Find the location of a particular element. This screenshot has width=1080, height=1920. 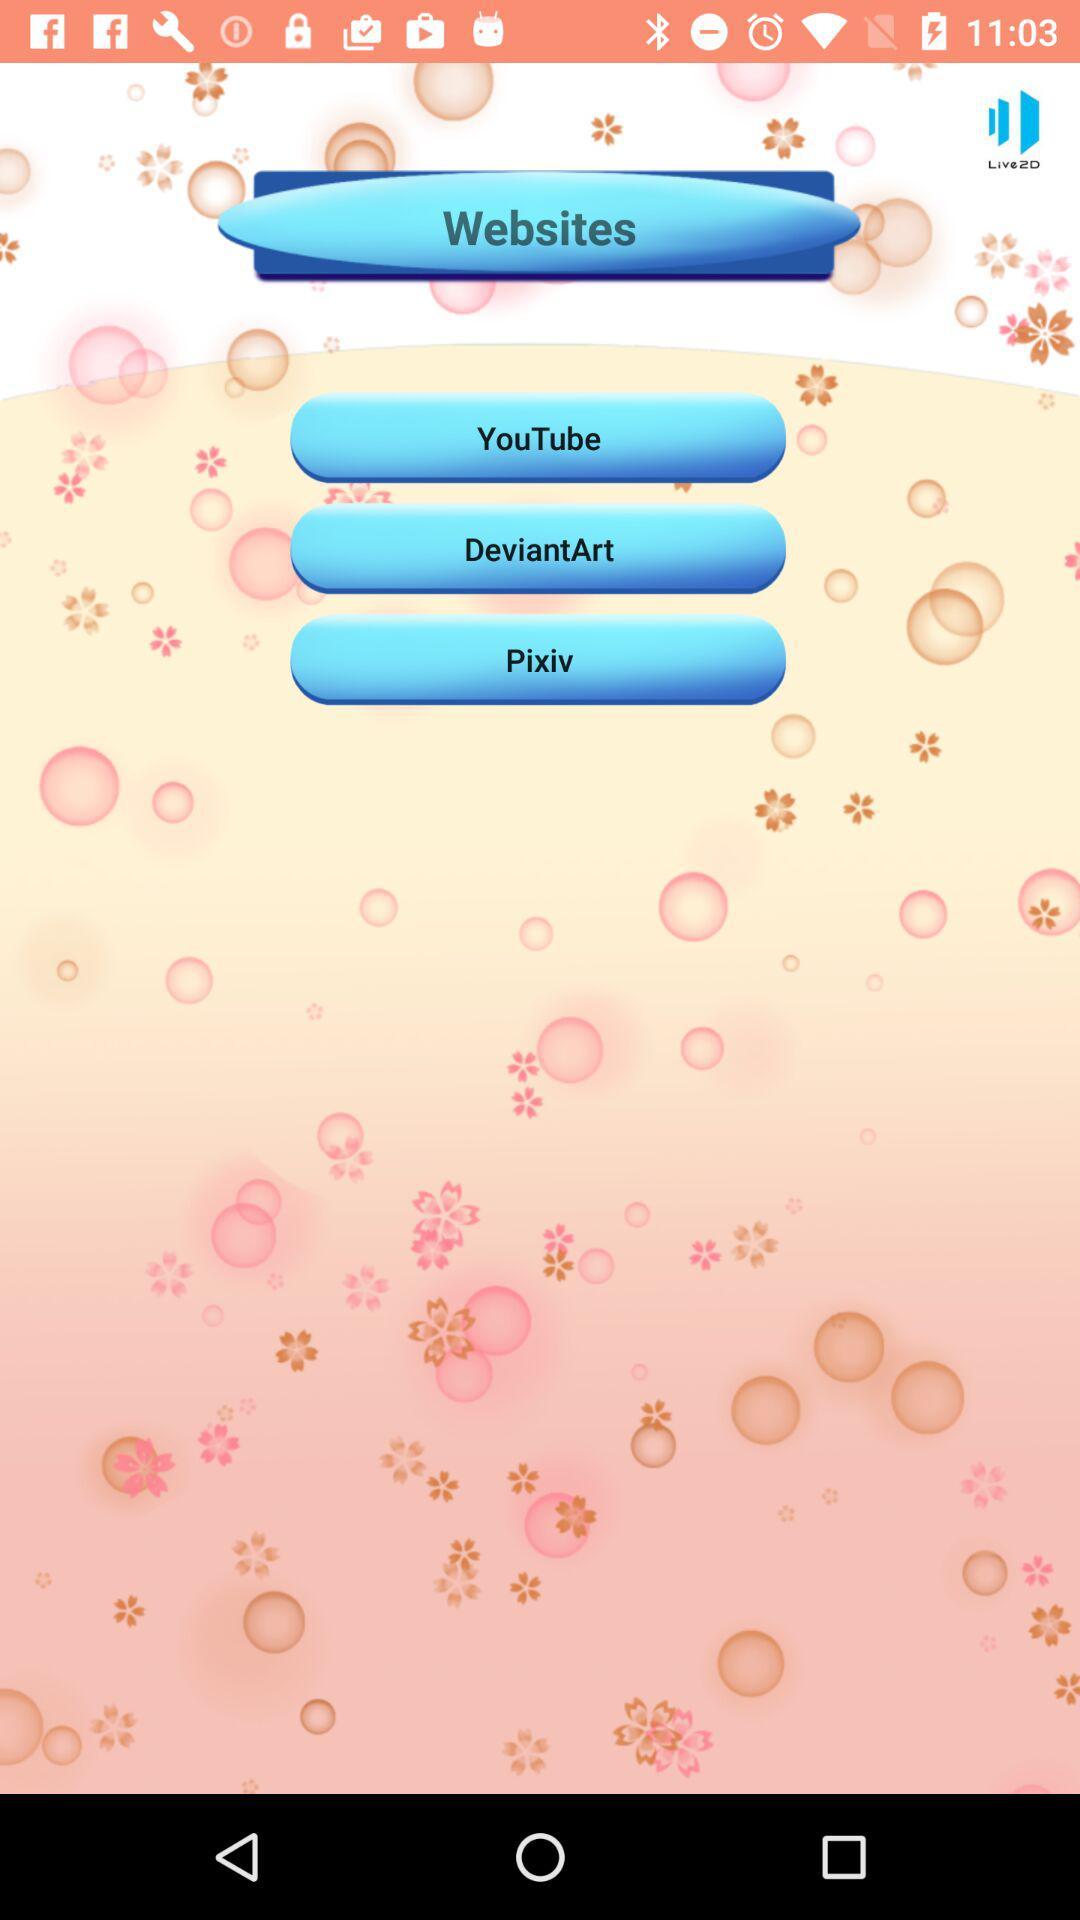

the pixiv item is located at coordinates (538, 659).